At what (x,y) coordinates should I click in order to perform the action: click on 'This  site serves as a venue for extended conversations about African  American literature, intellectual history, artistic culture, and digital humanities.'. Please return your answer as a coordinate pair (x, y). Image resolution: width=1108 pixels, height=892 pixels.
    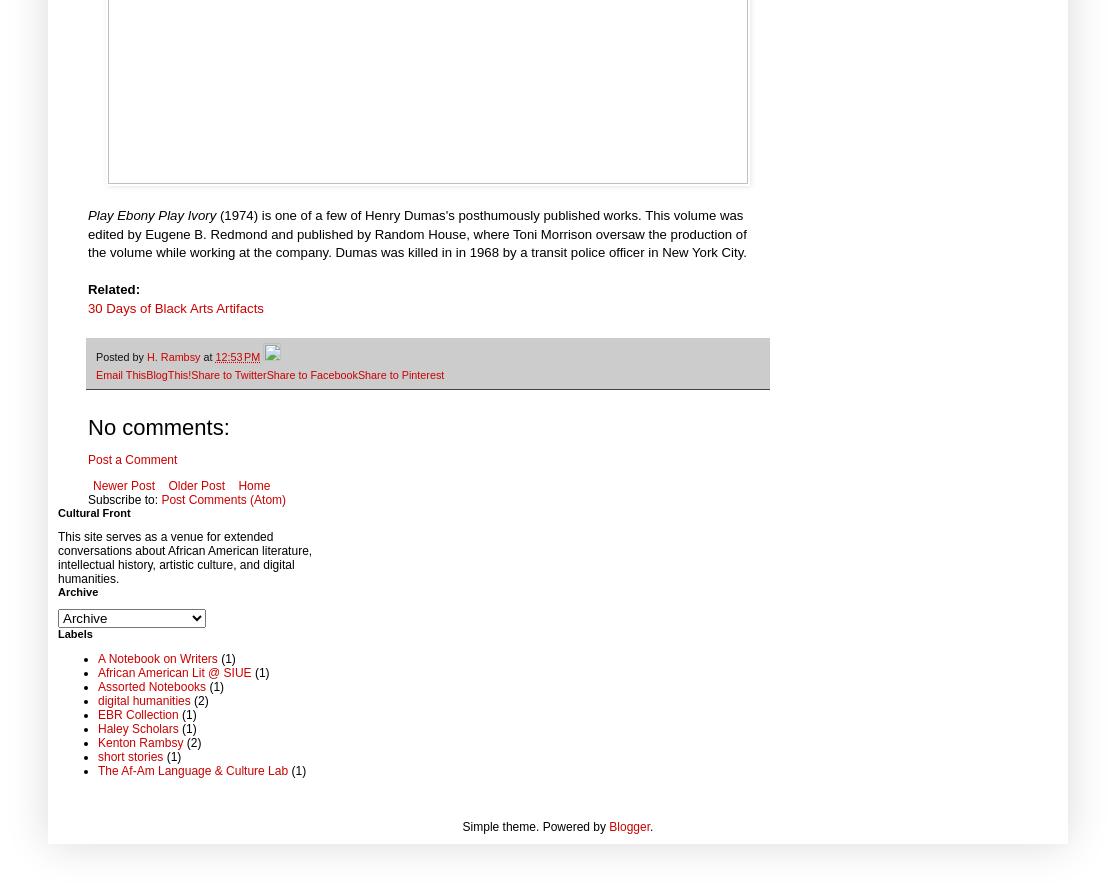
    Looking at the image, I should click on (185, 556).